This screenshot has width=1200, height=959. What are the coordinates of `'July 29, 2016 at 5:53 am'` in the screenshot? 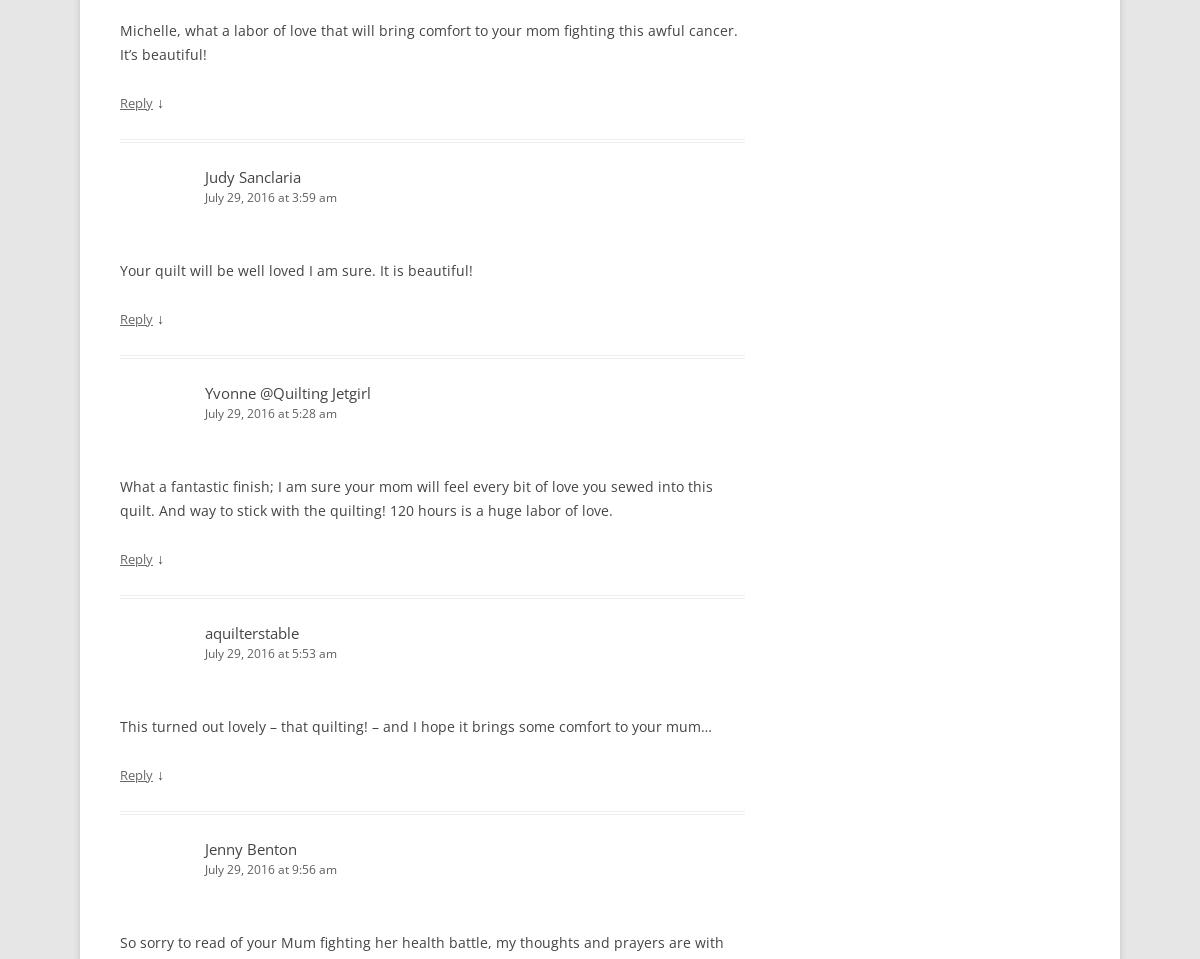 It's located at (203, 653).